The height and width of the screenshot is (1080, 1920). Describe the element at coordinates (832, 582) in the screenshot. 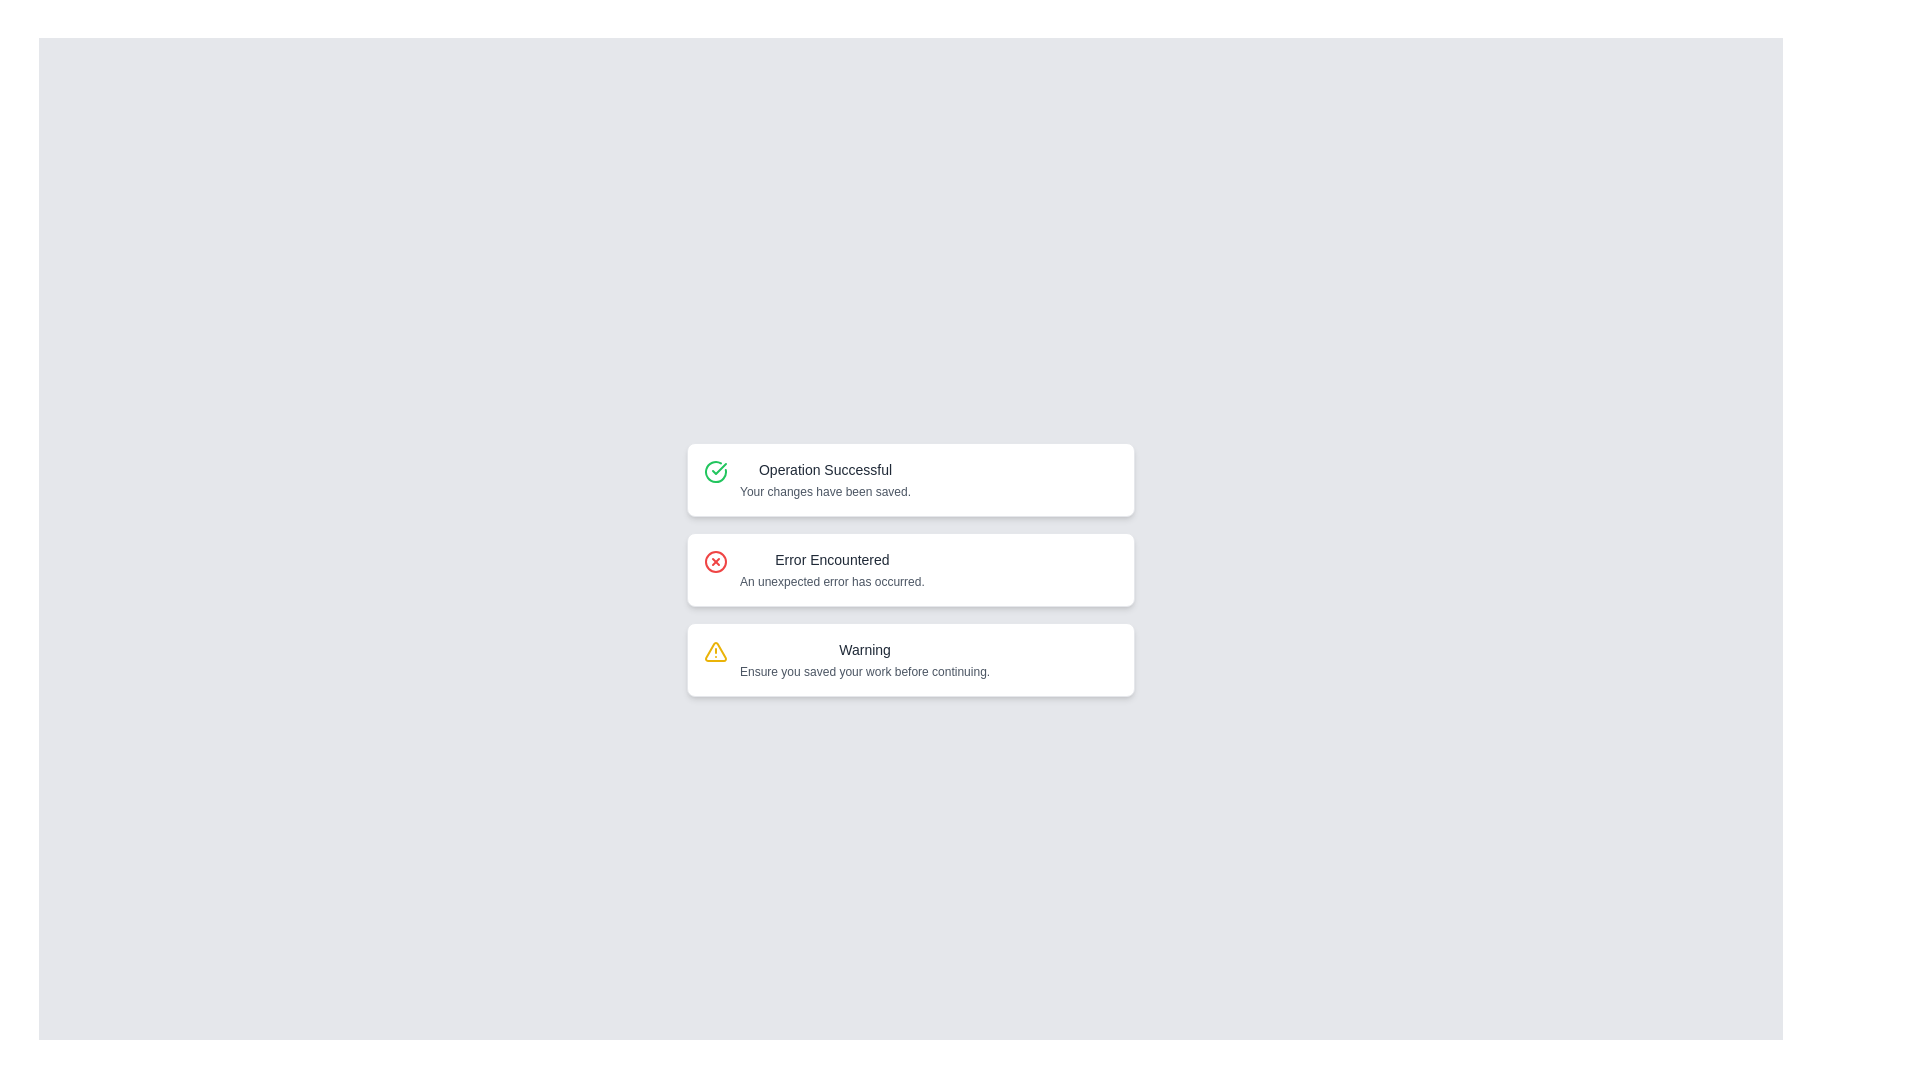

I see `error message text located in the second notification block labeled 'Error Encountered', which is centered horizontally below its title text` at that location.